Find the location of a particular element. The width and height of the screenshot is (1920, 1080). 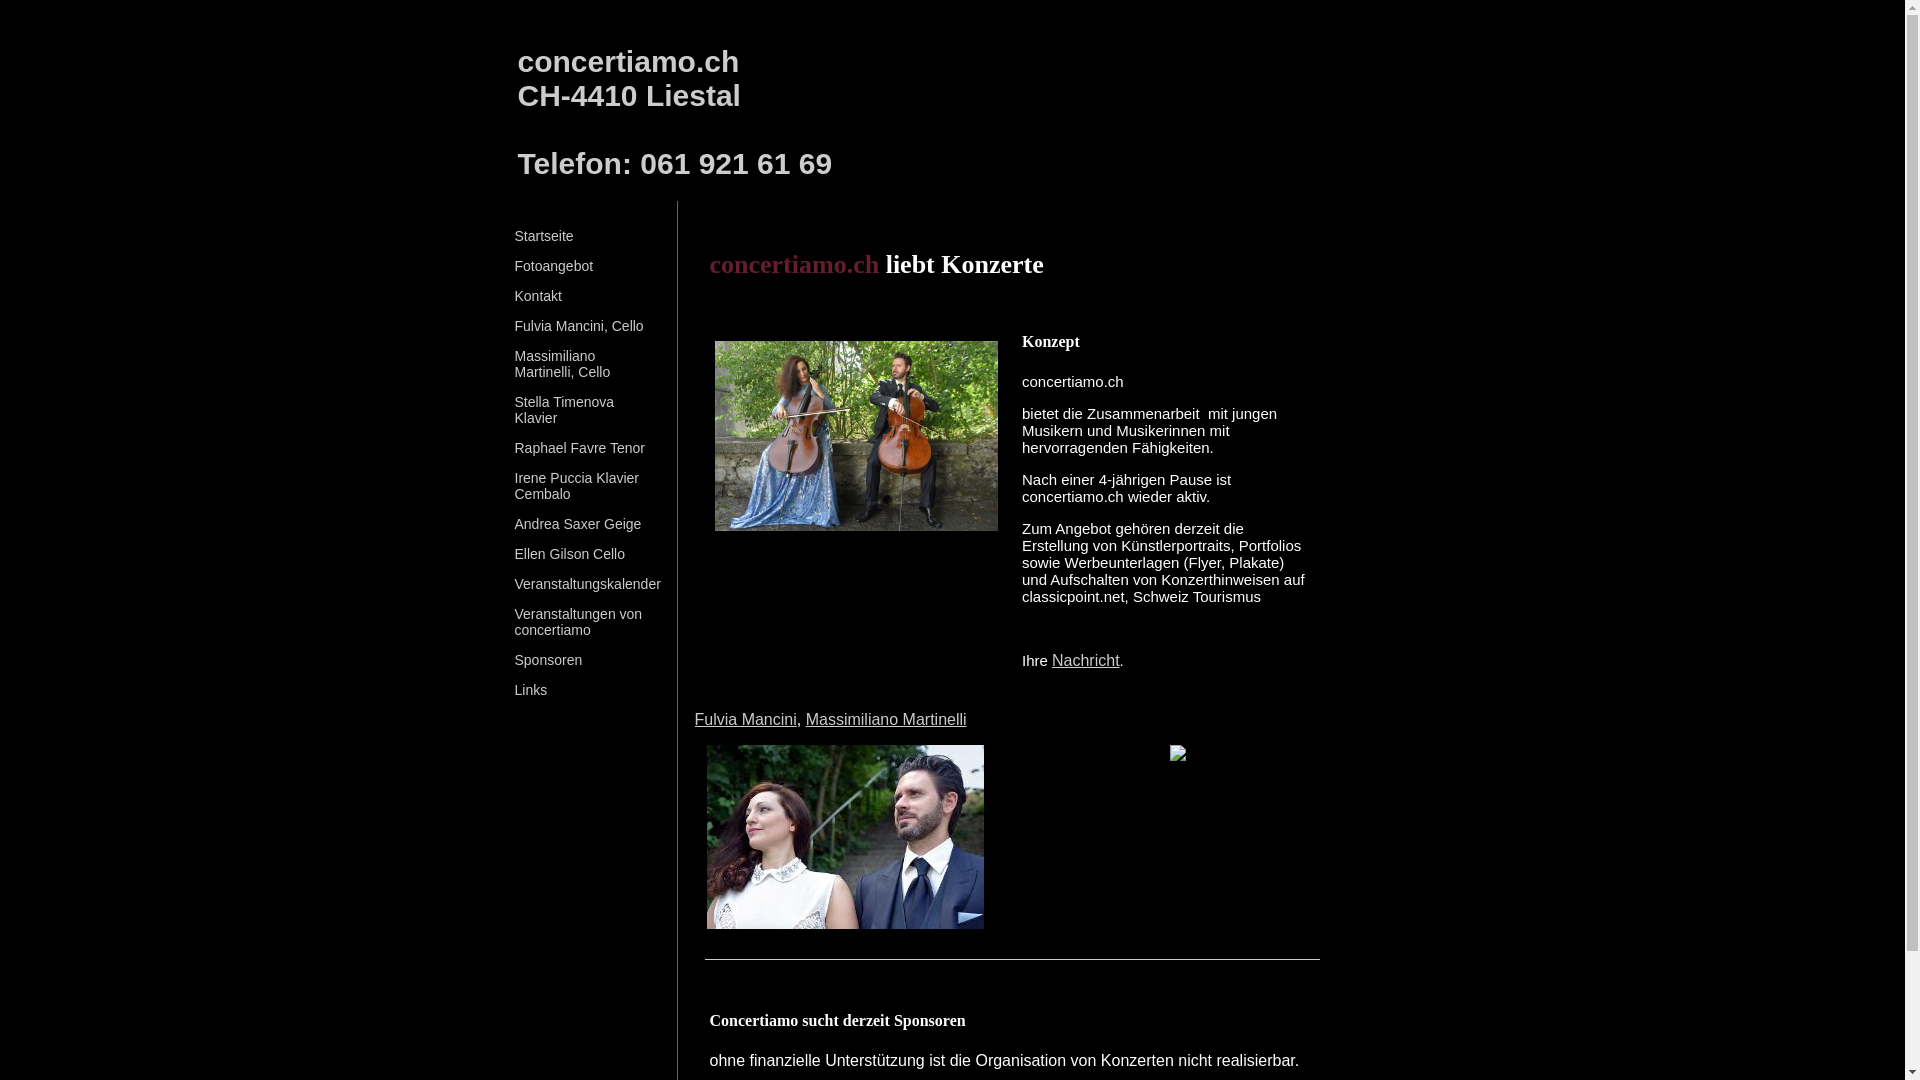

'Nachricht' is located at coordinates (1050, 660).